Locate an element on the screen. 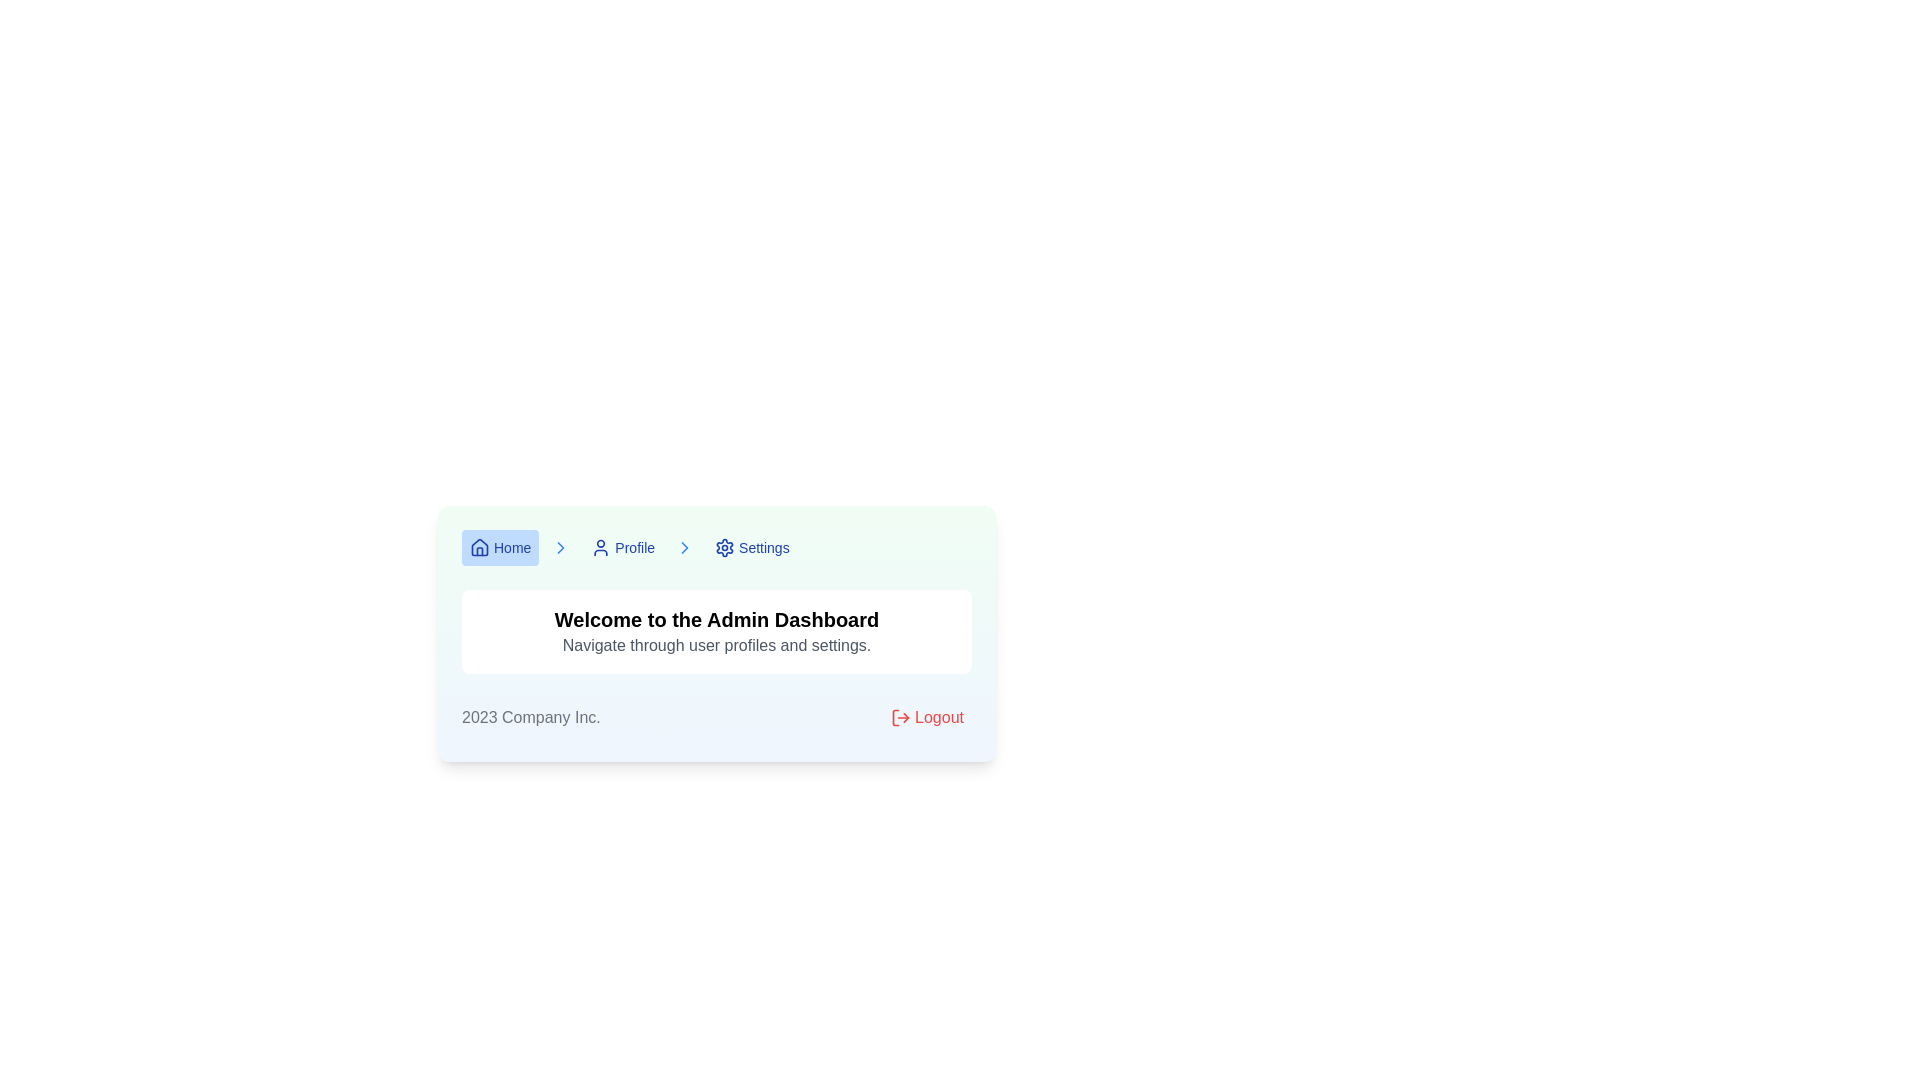 The image size is (1920, 1080). right-pointing chevron icon that separates the 'Home' and 'Profile' sections in the breadcrumb navigation bar for developer debugging purposes is located at coordinates (560, 547).